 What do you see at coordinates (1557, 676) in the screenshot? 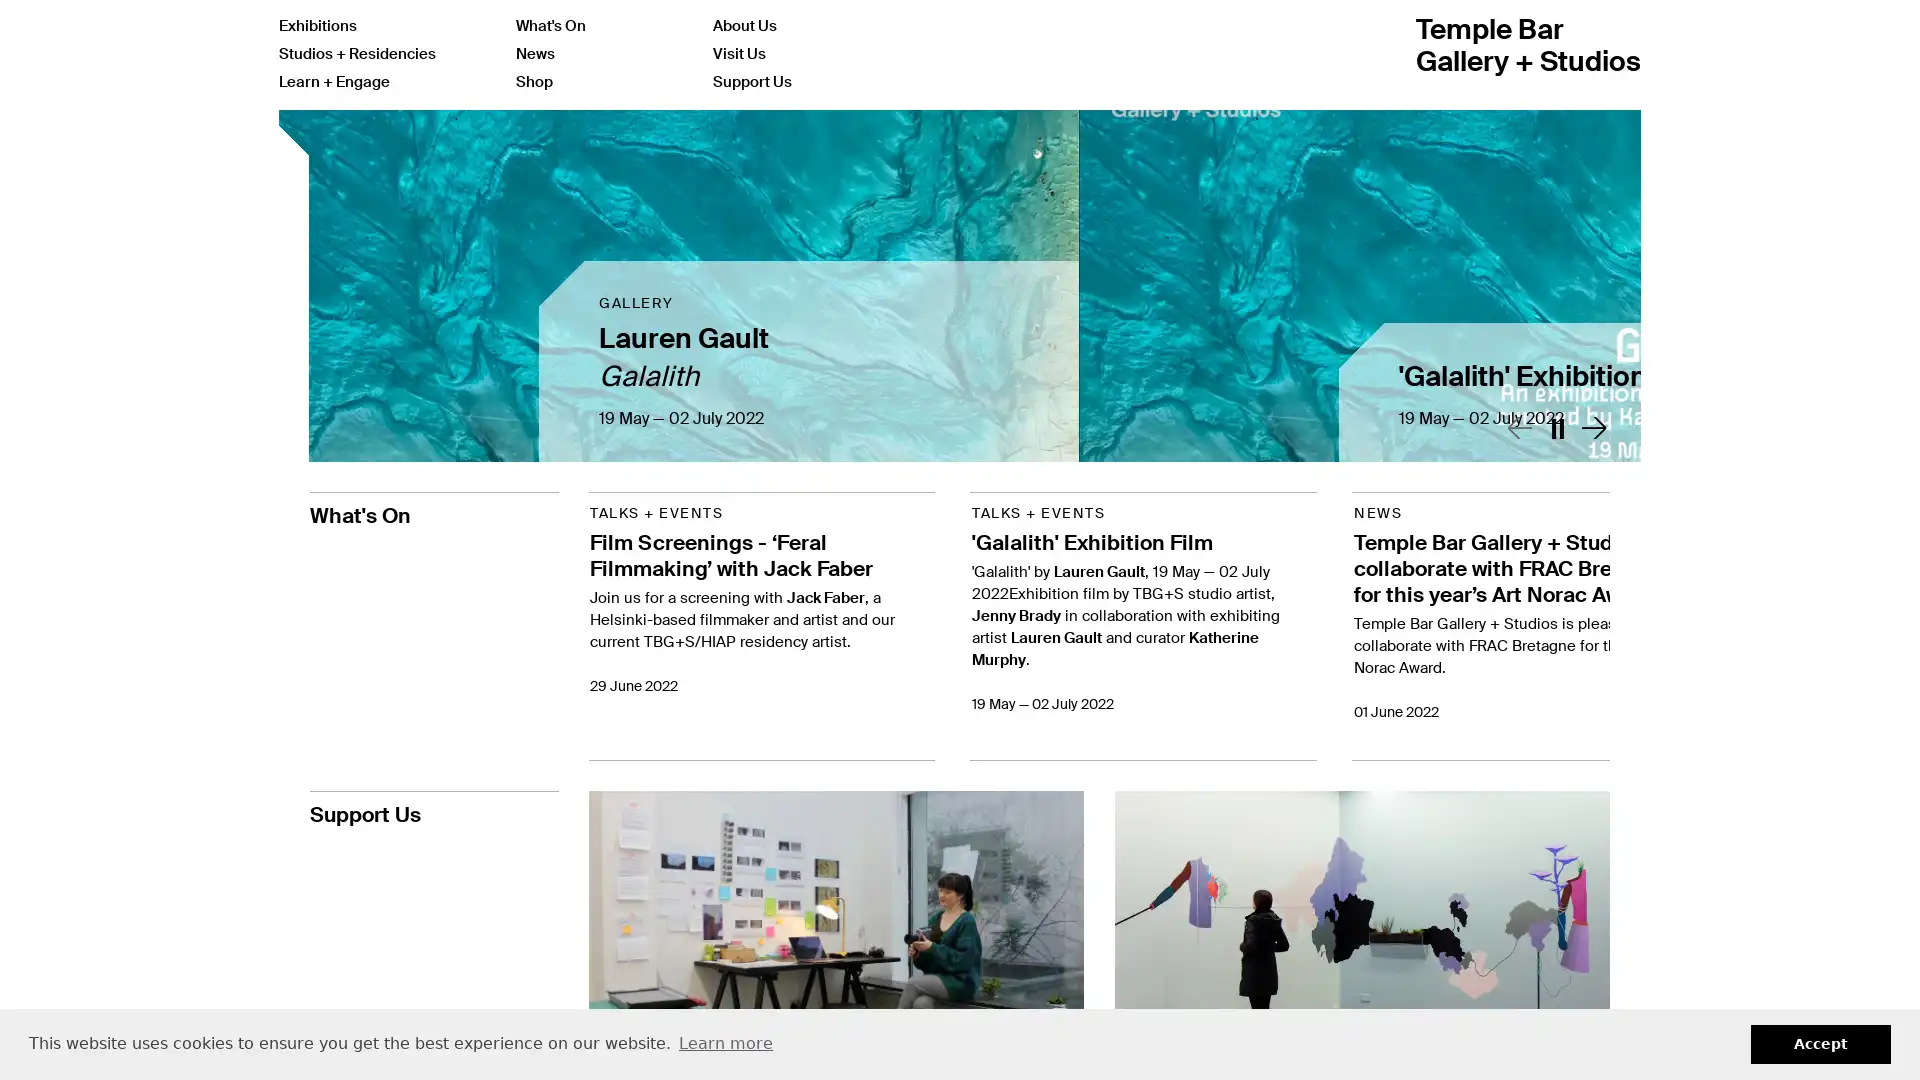
I see `Toggle play / stop slider` at bounding box center [1557, 676].